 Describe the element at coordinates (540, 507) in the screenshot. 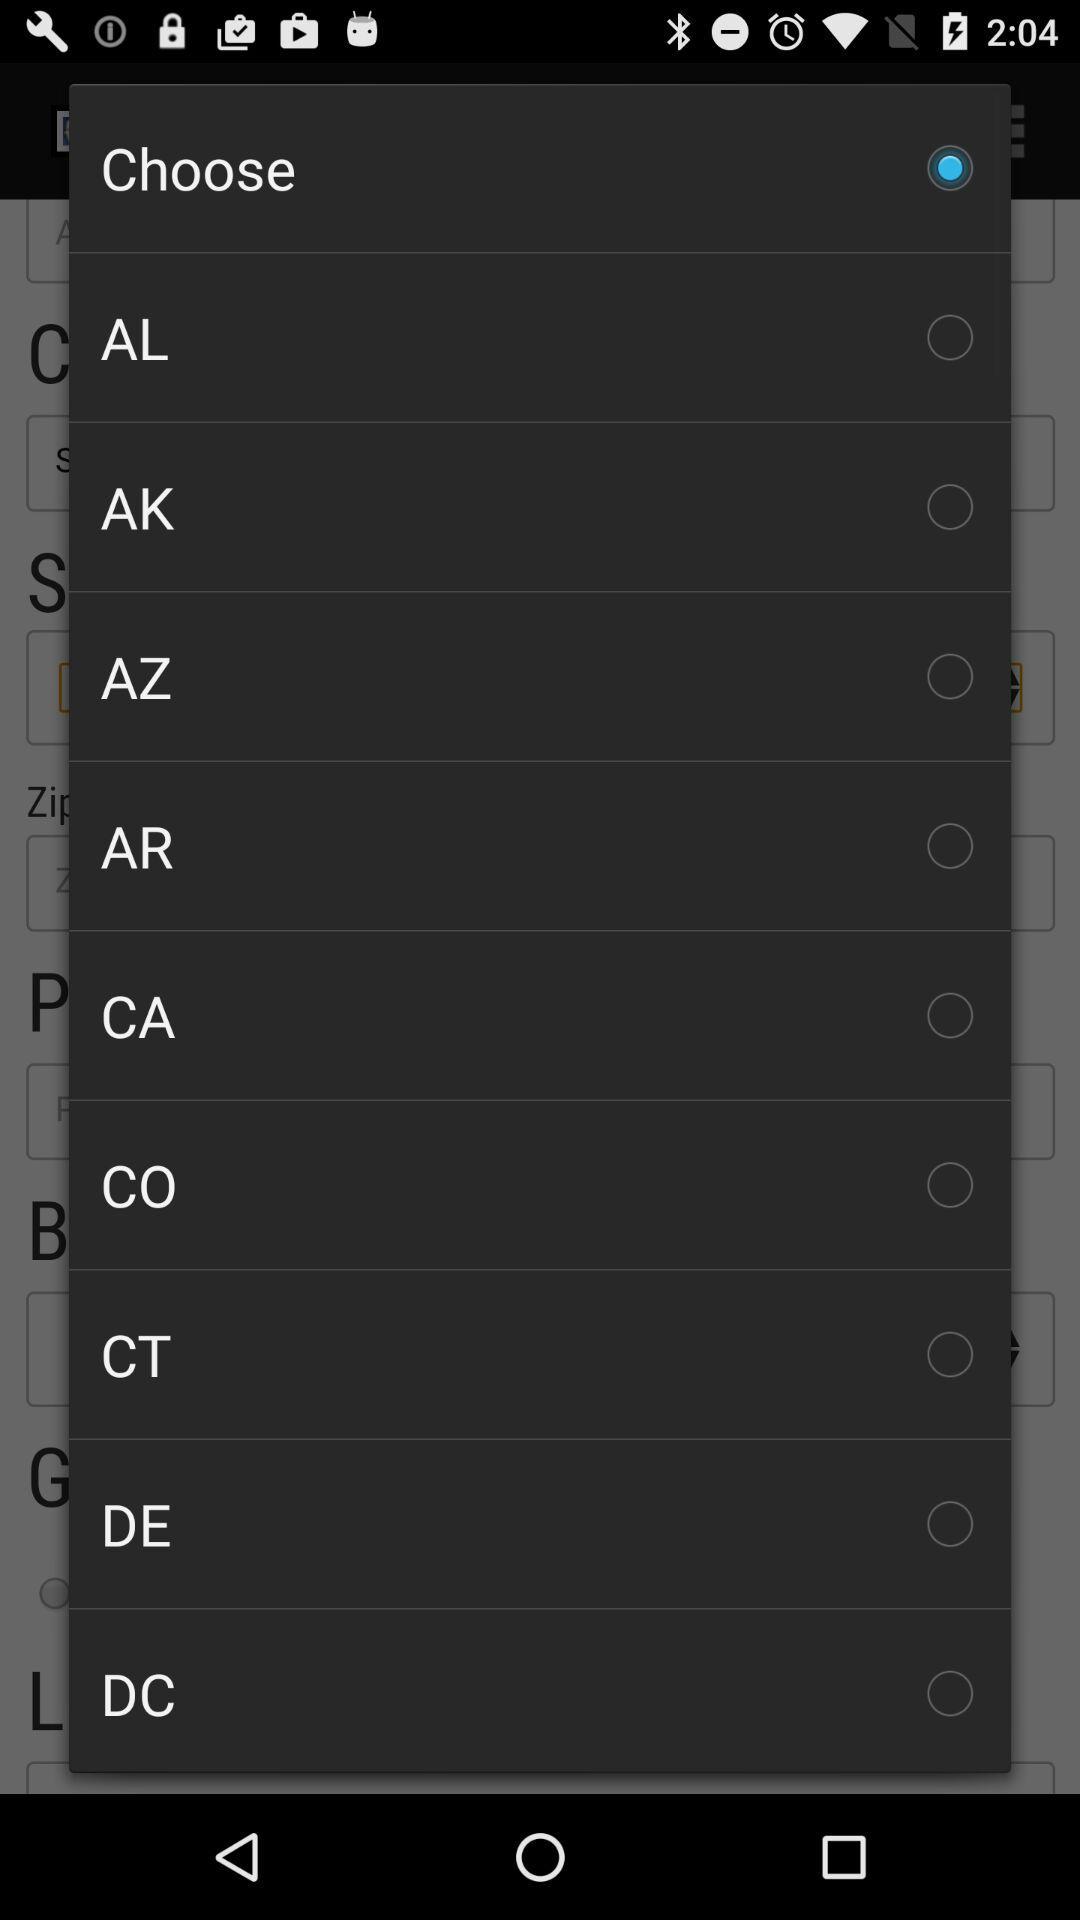

I see `ak icon` at that location.